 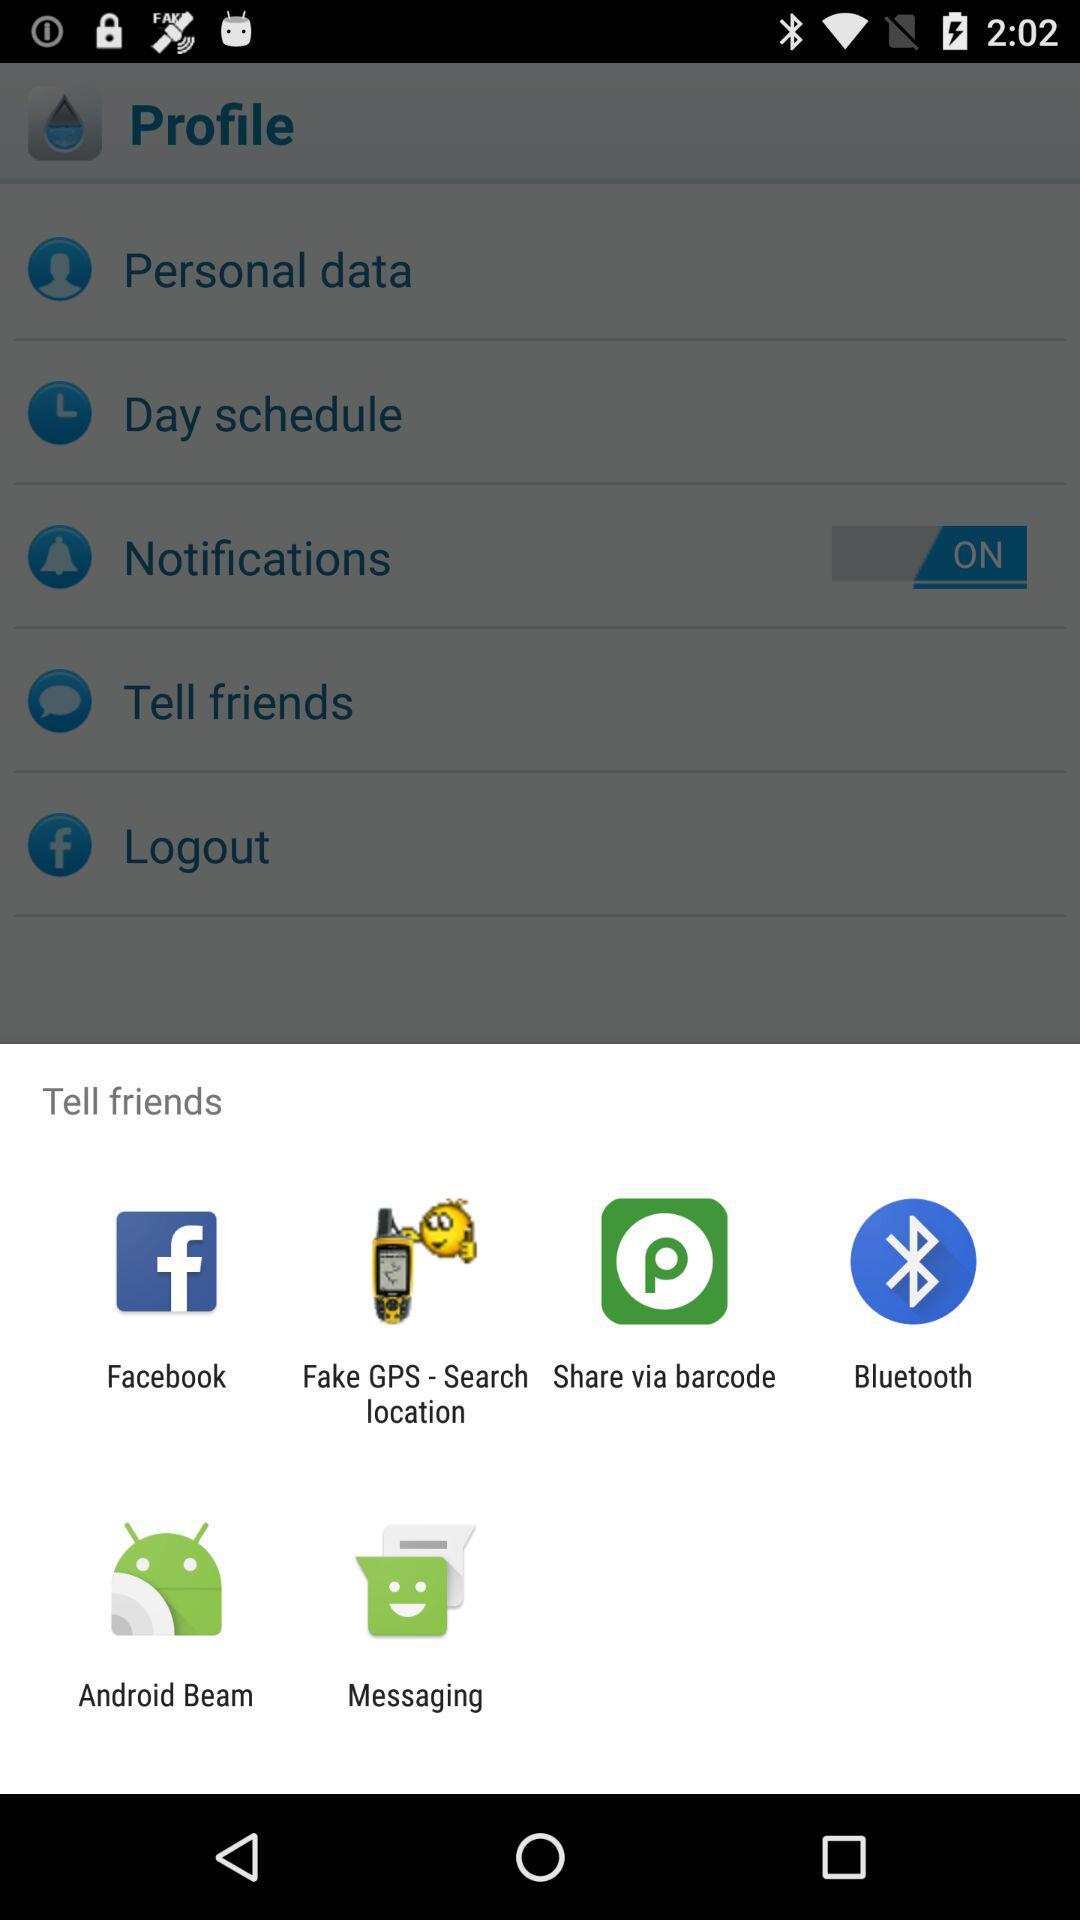 I want to click on bluetooth app, so click(x=913, y=1392).